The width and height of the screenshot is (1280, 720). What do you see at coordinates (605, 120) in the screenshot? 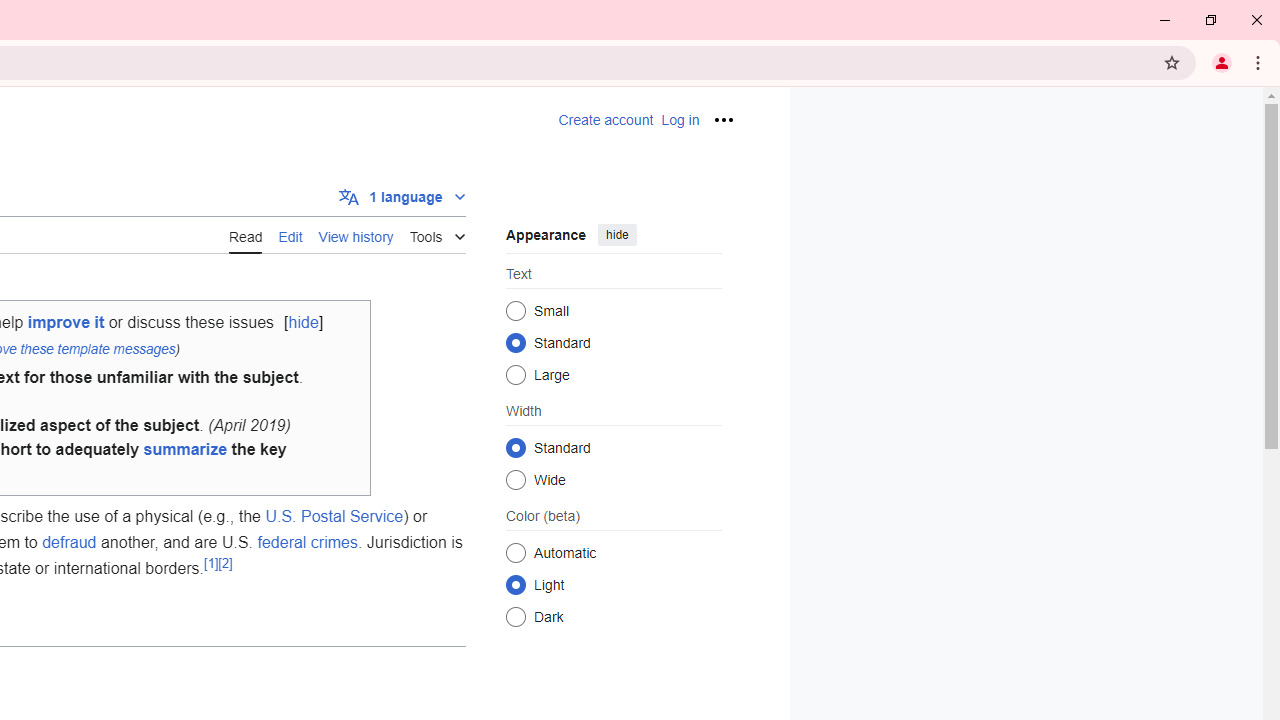
I see `'Create account'` at bounding box center [605, 120].